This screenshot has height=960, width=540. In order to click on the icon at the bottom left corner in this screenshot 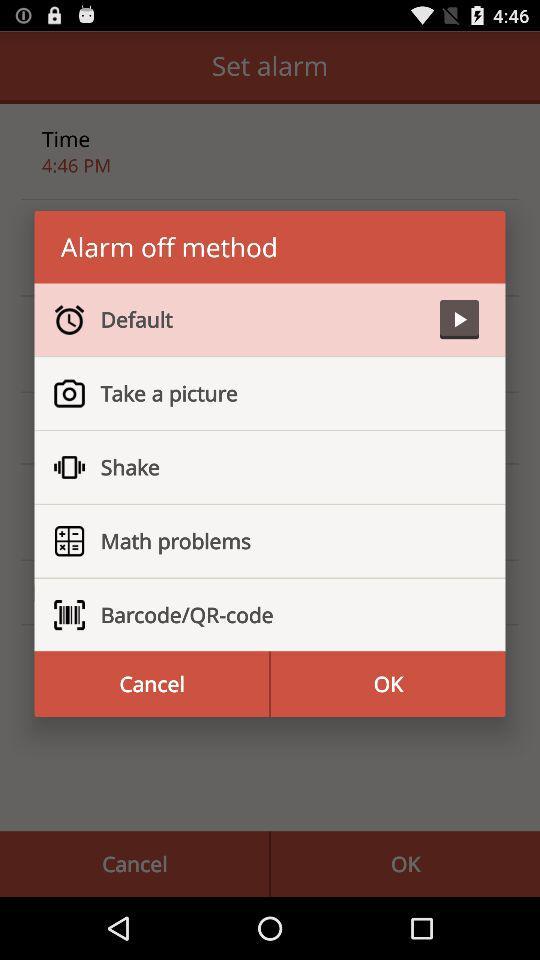, I will do `click(150, 684)`.